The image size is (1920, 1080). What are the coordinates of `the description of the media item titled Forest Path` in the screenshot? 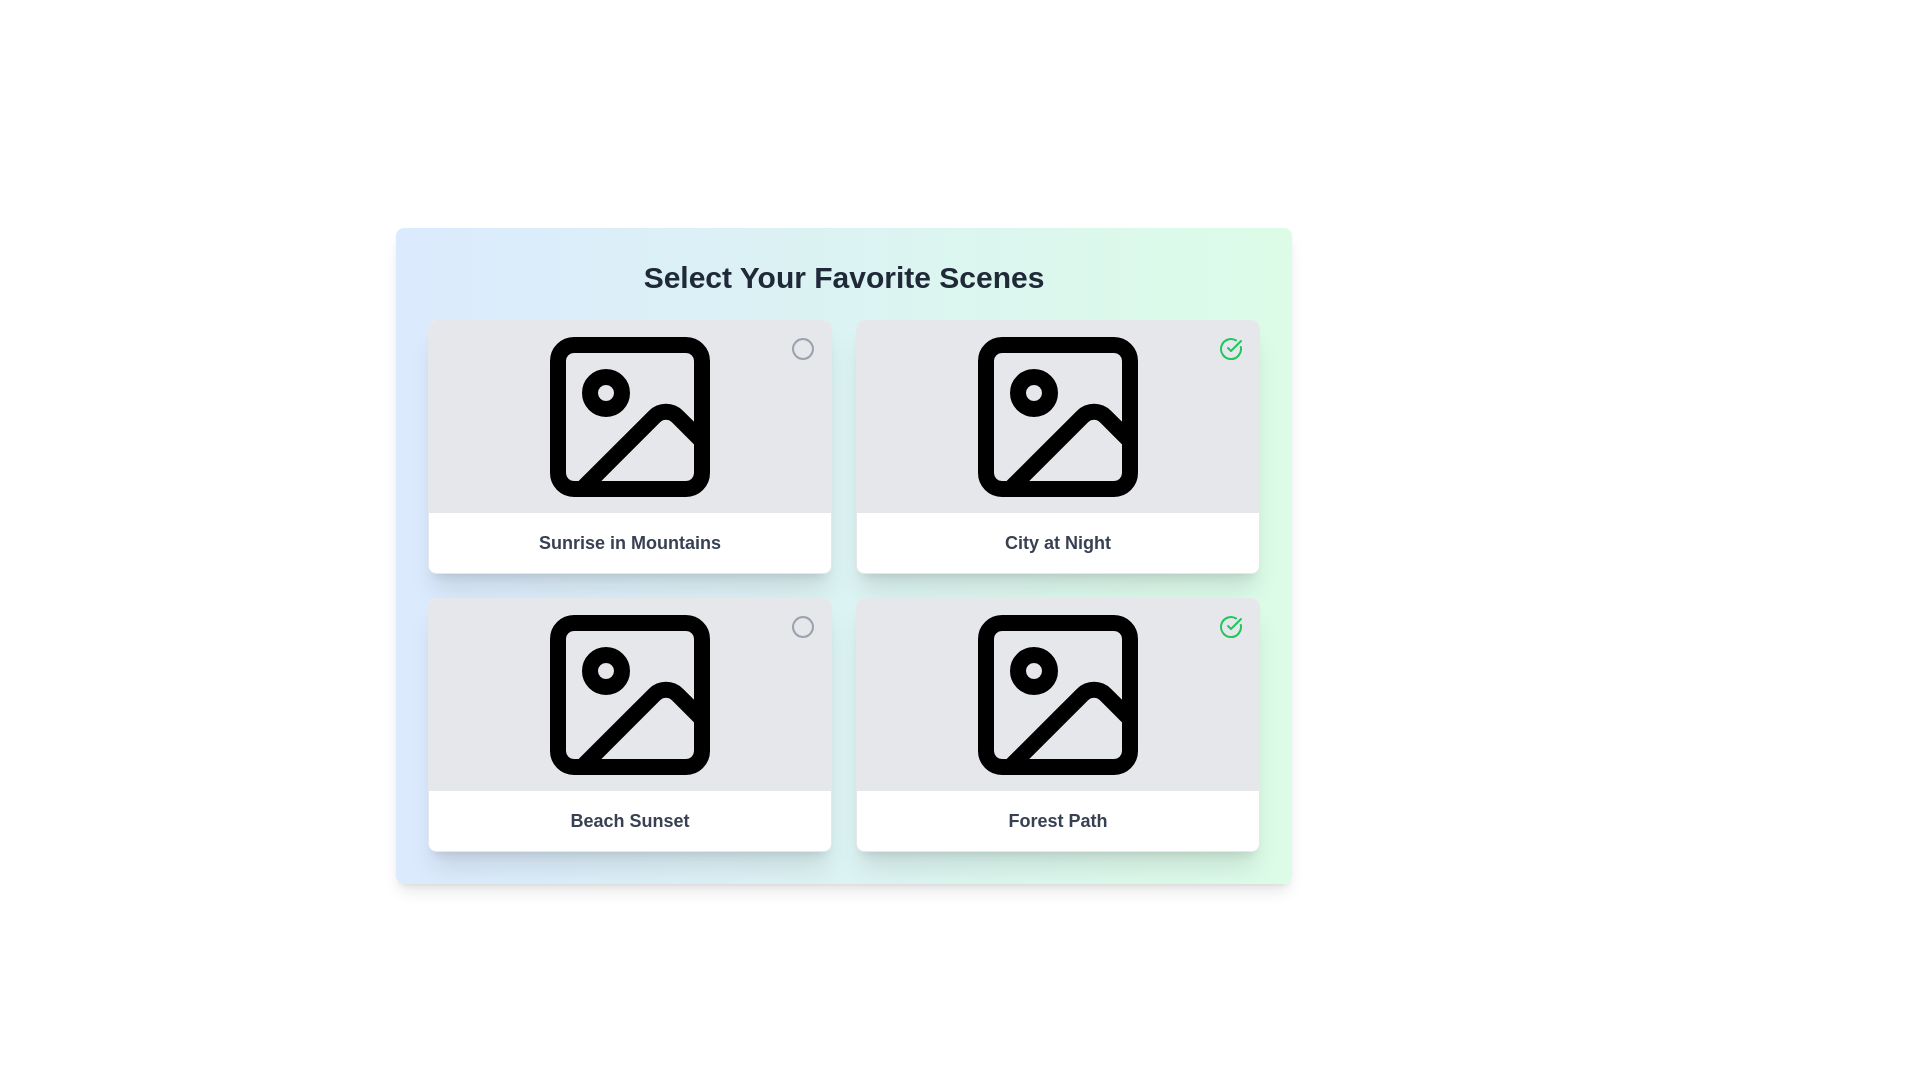 It's located at (1056, 821).